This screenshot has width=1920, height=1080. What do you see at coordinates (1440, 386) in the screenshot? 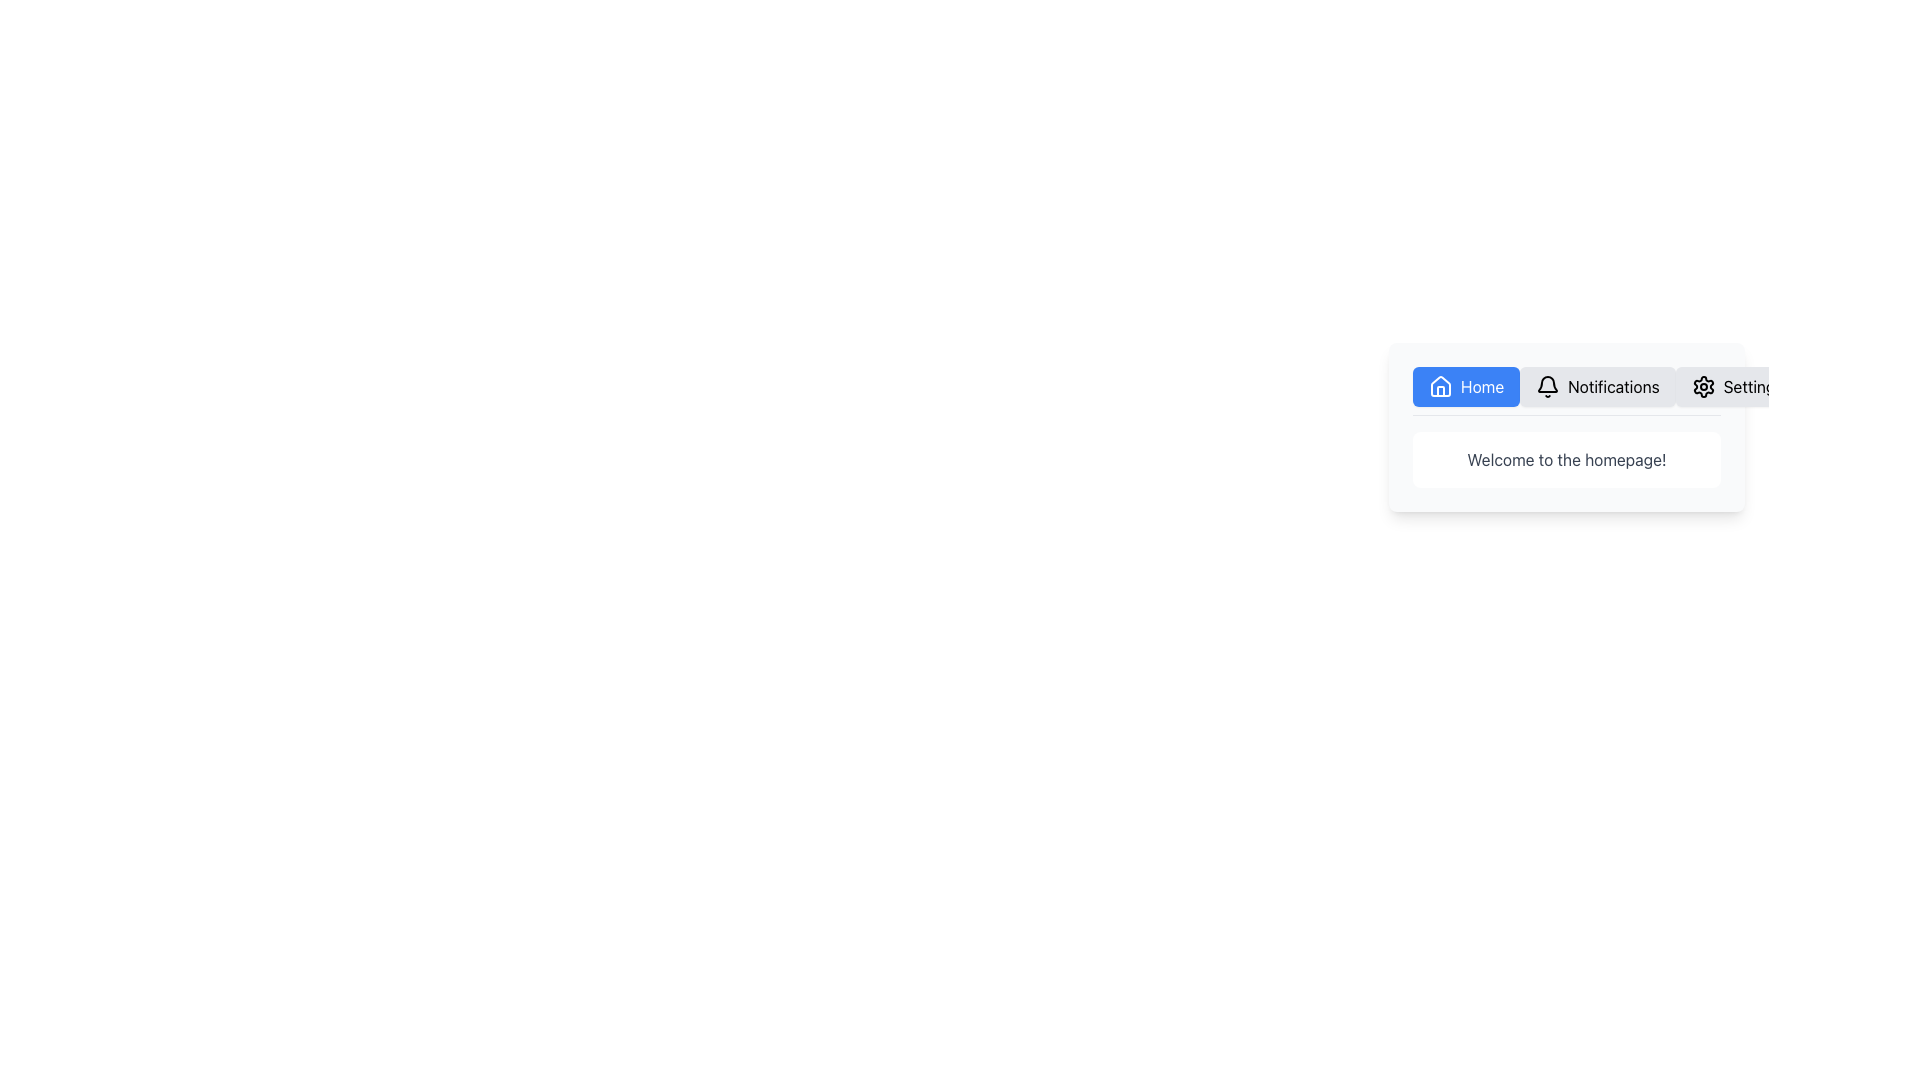
I see `the 'Home' navigation icon within the button` at bounding box center [1440, 386].